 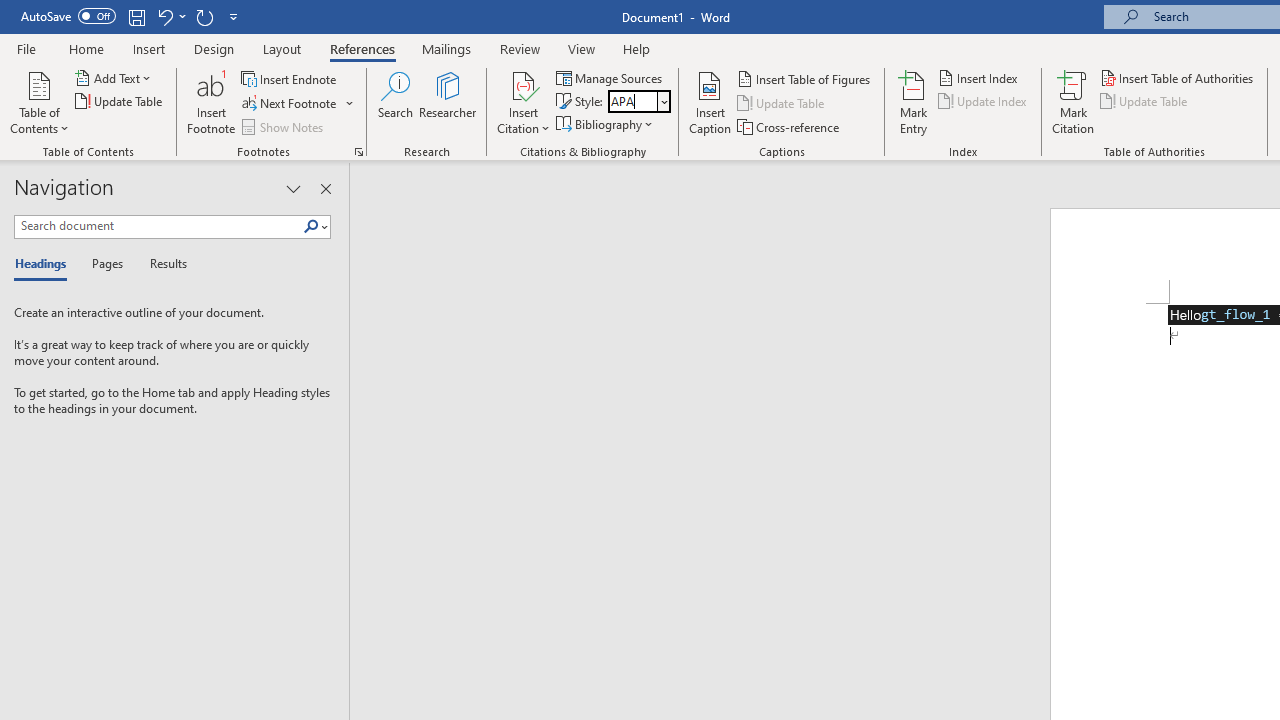 What do you see at coordinates (788, 127) in the screenshot?
I see `'Cross-reference...'` at bounding box center [788, 127].